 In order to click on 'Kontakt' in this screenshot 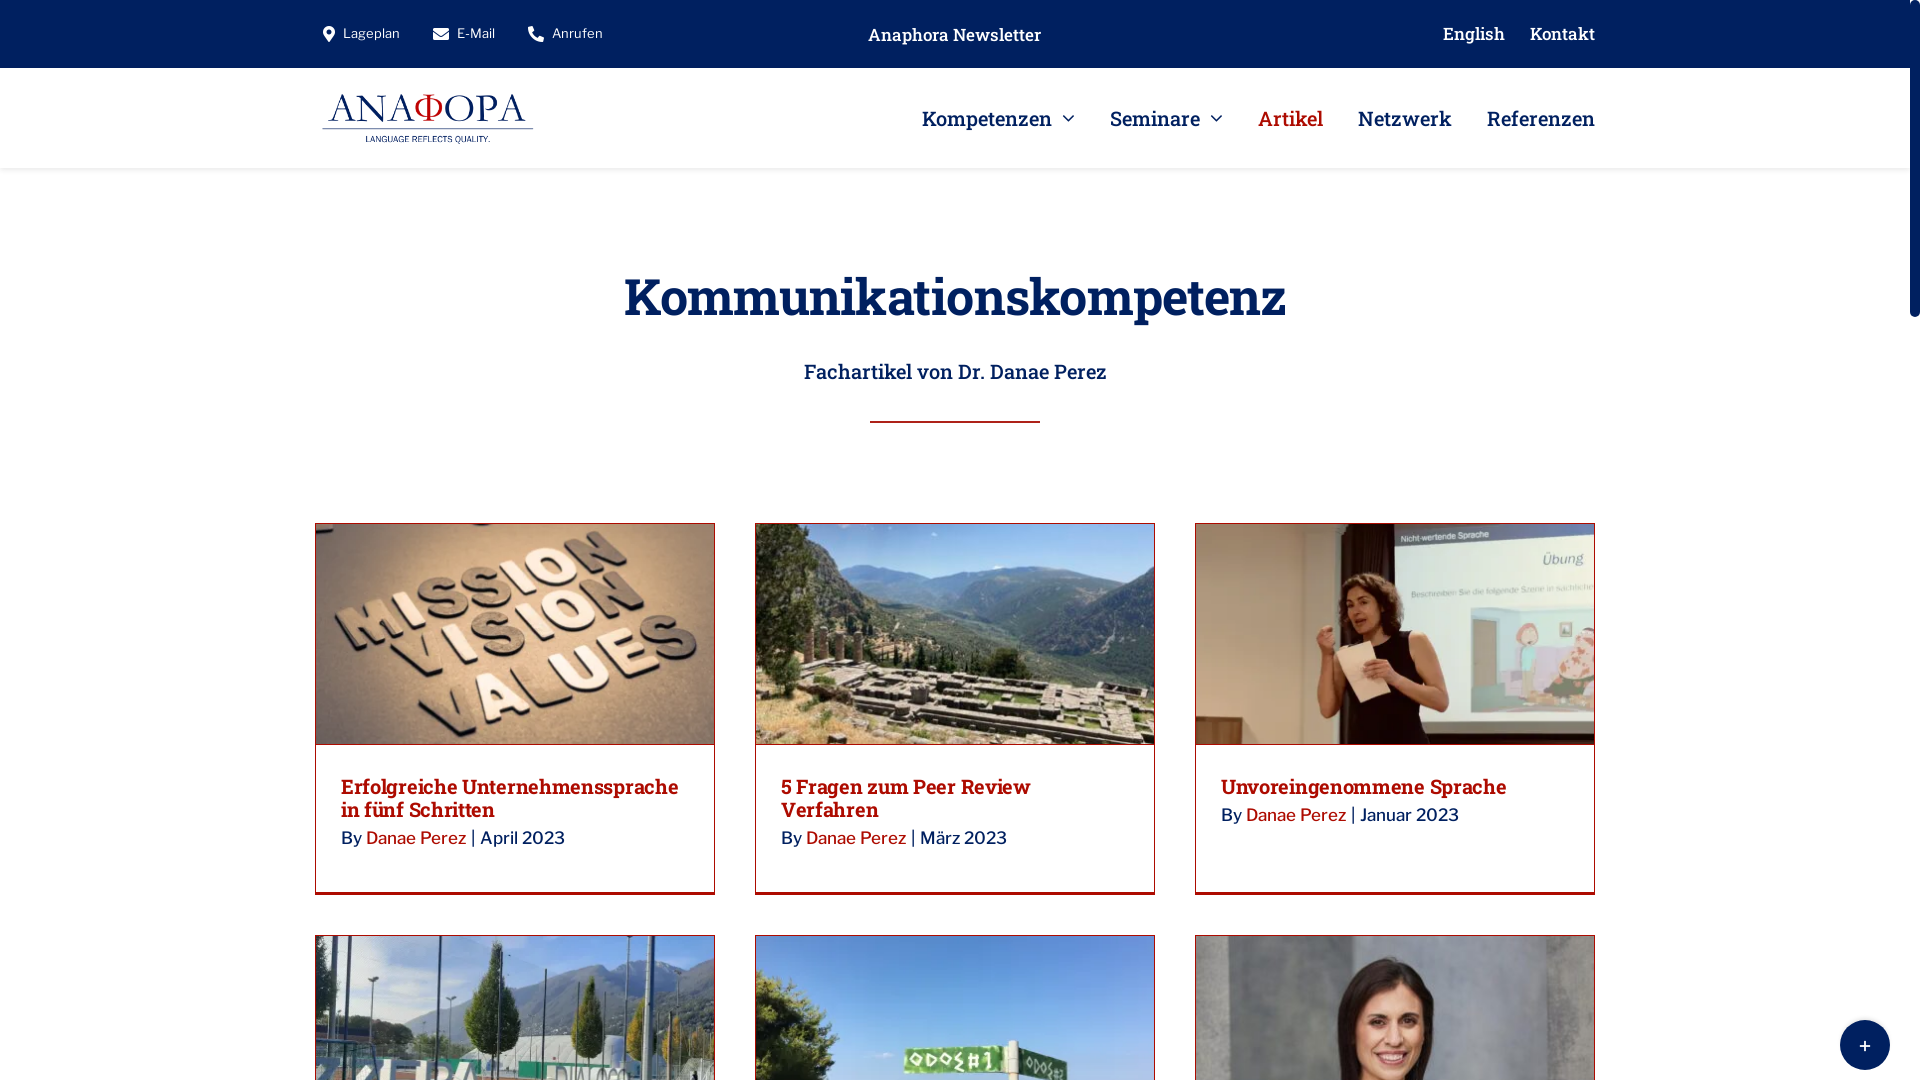, I will do `click(1561, 34)`.